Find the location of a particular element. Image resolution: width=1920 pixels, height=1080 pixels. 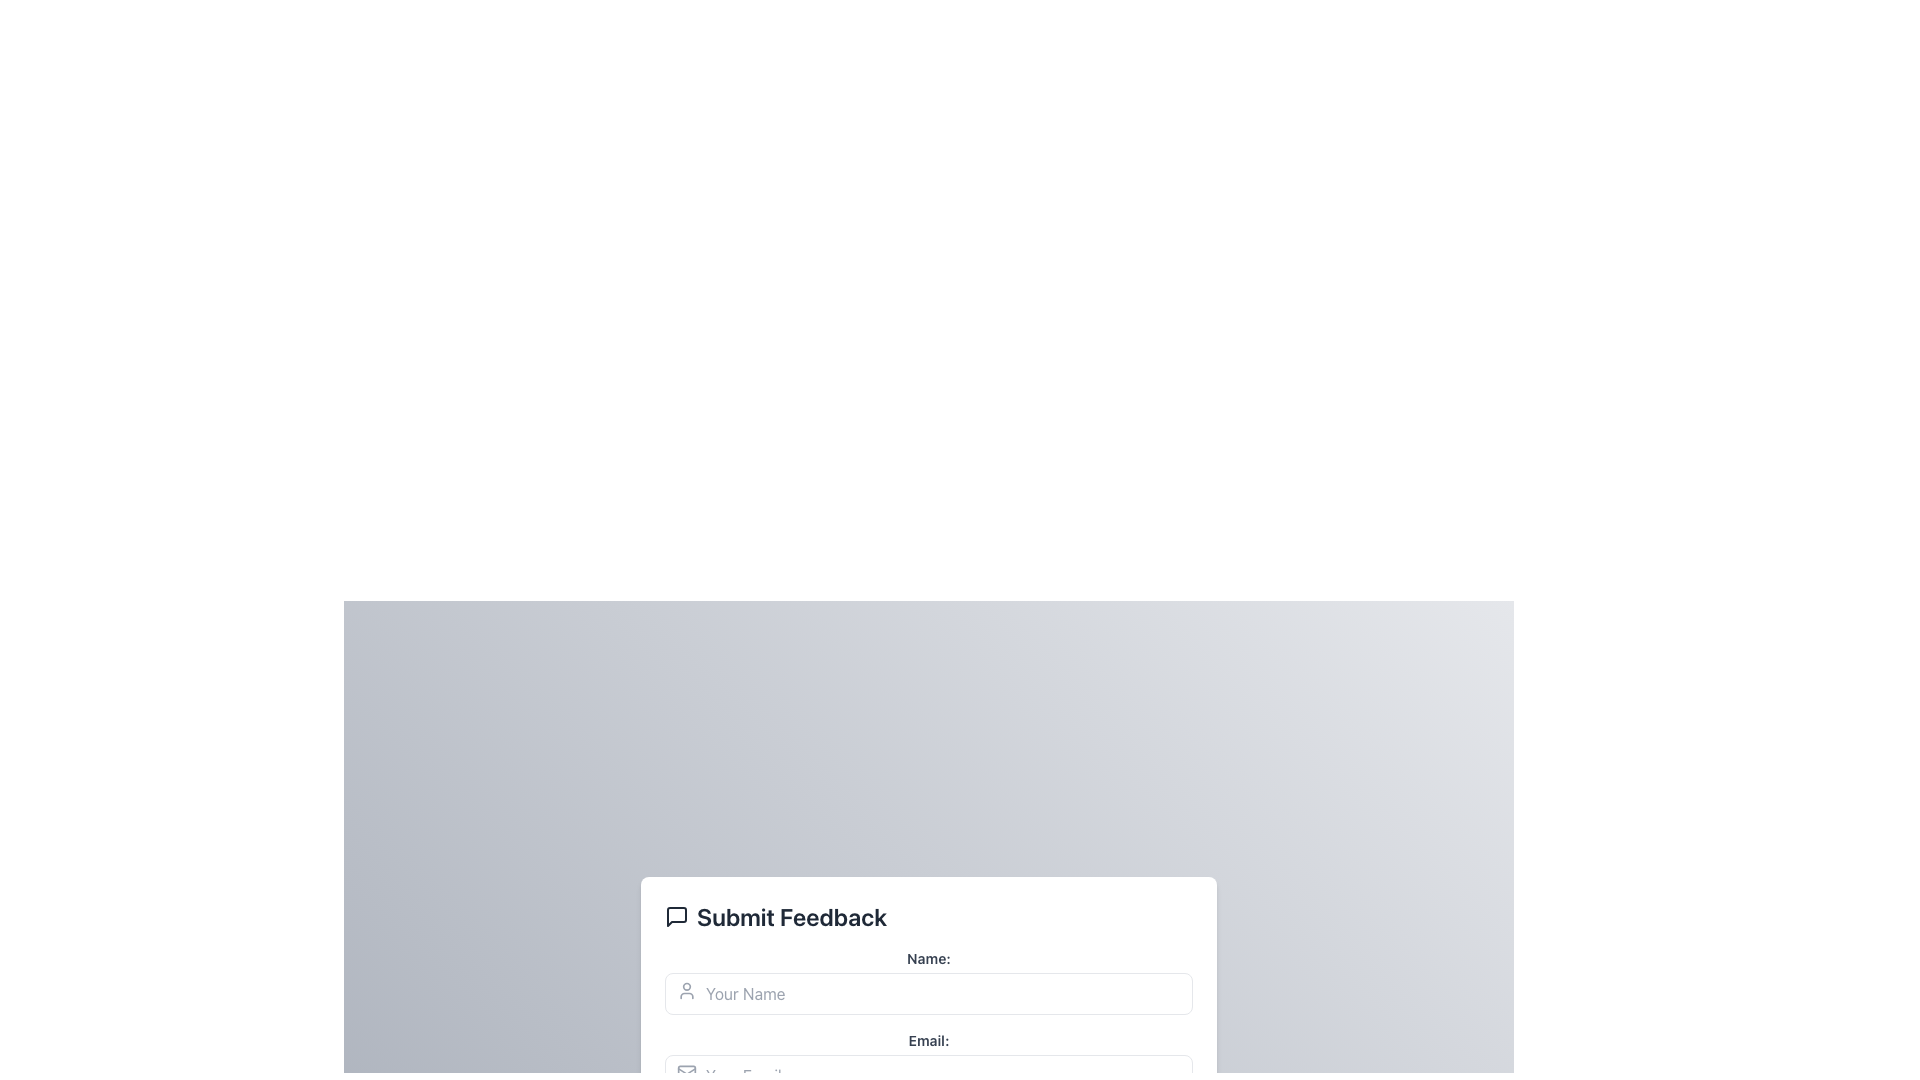

the SVG rectangle graphic that represents a mail envelope, which is part of the mail icon in the feedback form is located at coordinates (686, 1071).